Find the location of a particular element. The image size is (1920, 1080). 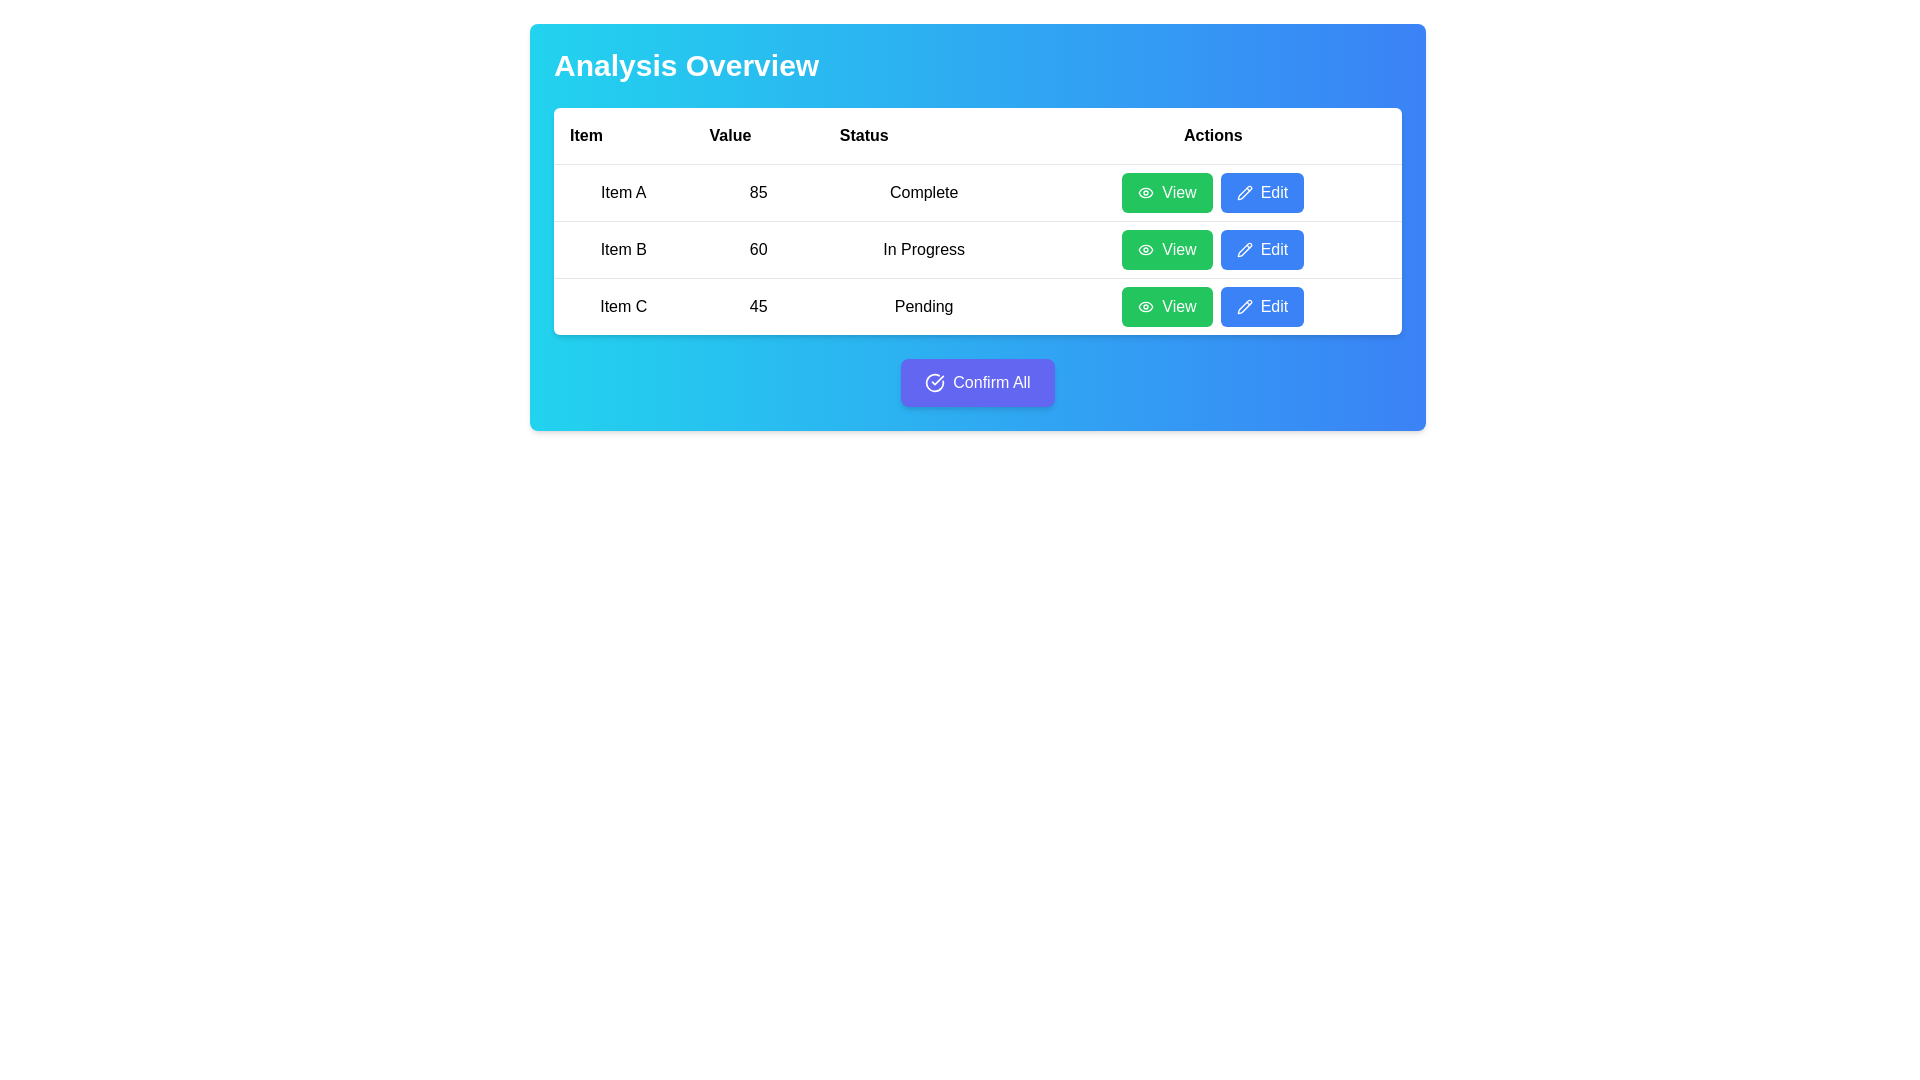

the visibility icon button in the 'Actions' column of the third row of the 'Analysis Overview' table using keyboard navigation is located at coordinates (1146, 307).